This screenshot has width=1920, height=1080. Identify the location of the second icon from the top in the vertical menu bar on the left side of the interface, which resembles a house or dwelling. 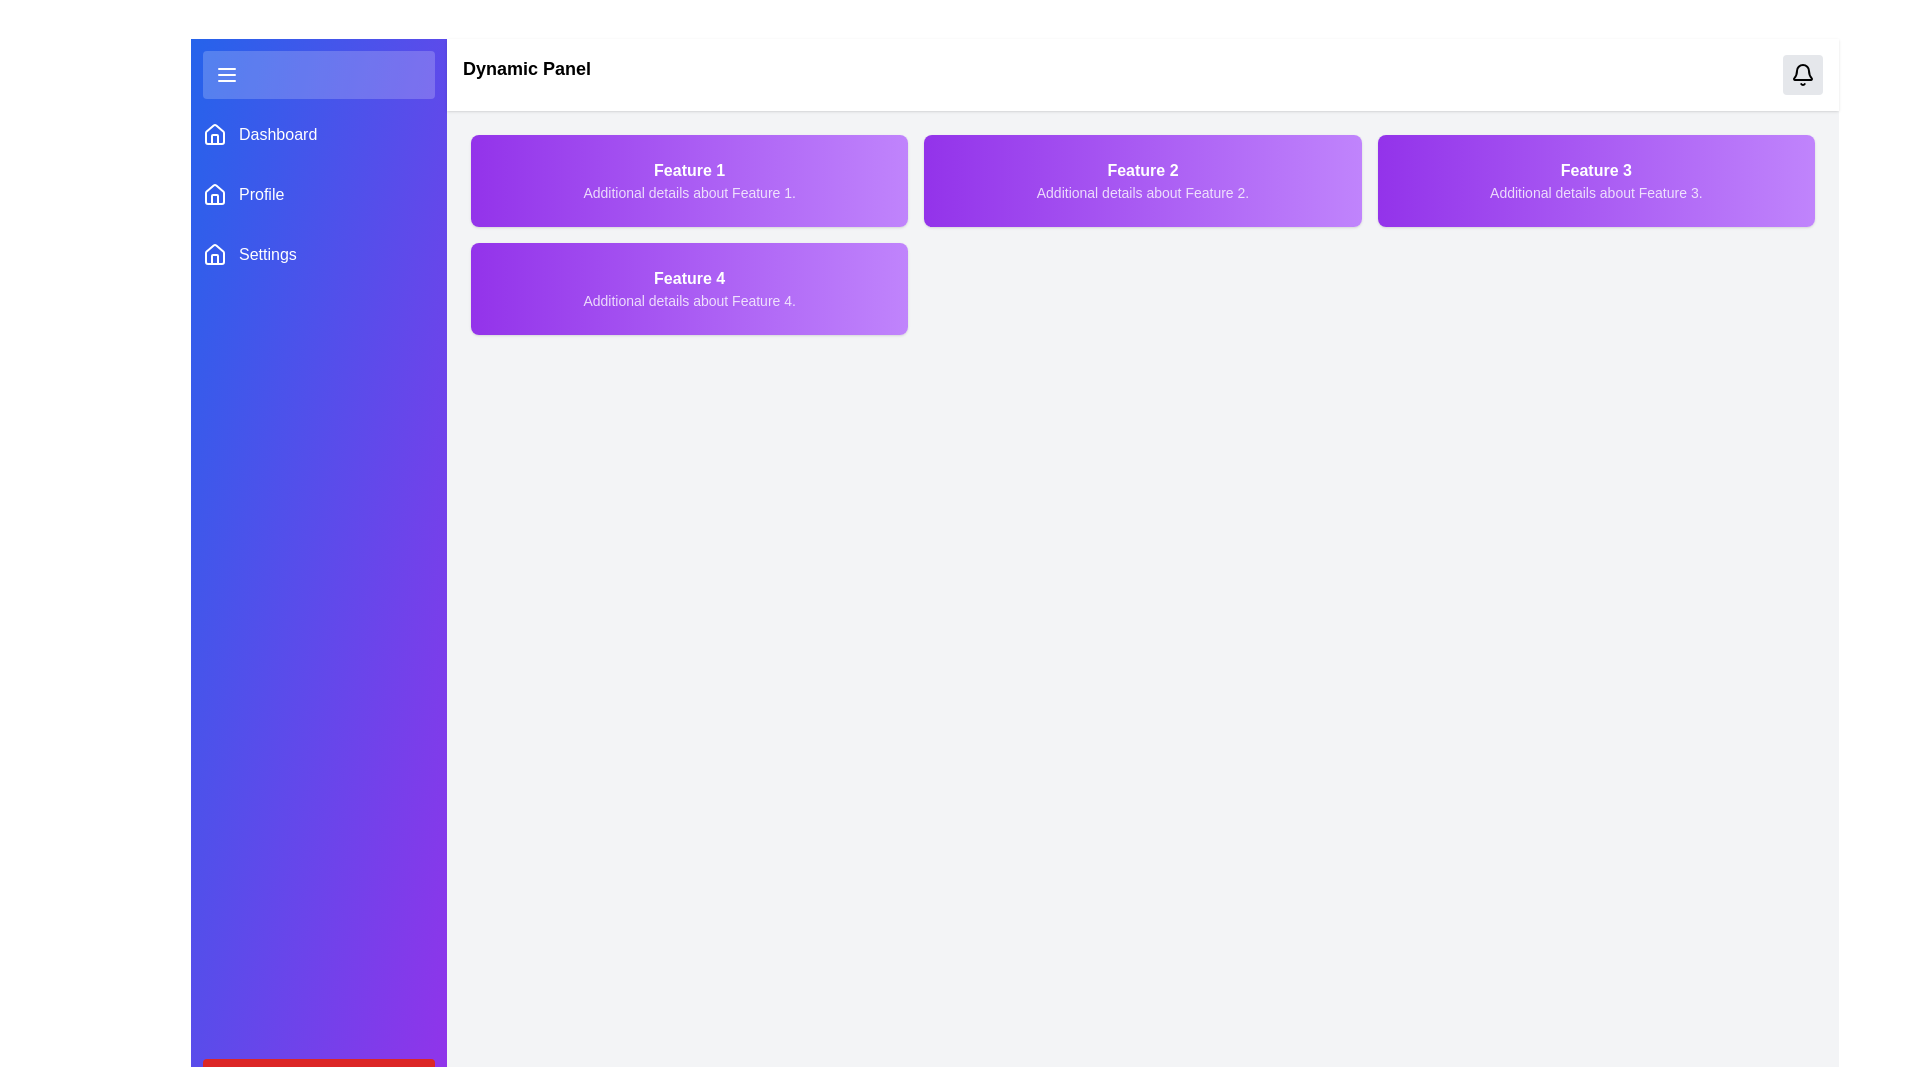
(215, 138).